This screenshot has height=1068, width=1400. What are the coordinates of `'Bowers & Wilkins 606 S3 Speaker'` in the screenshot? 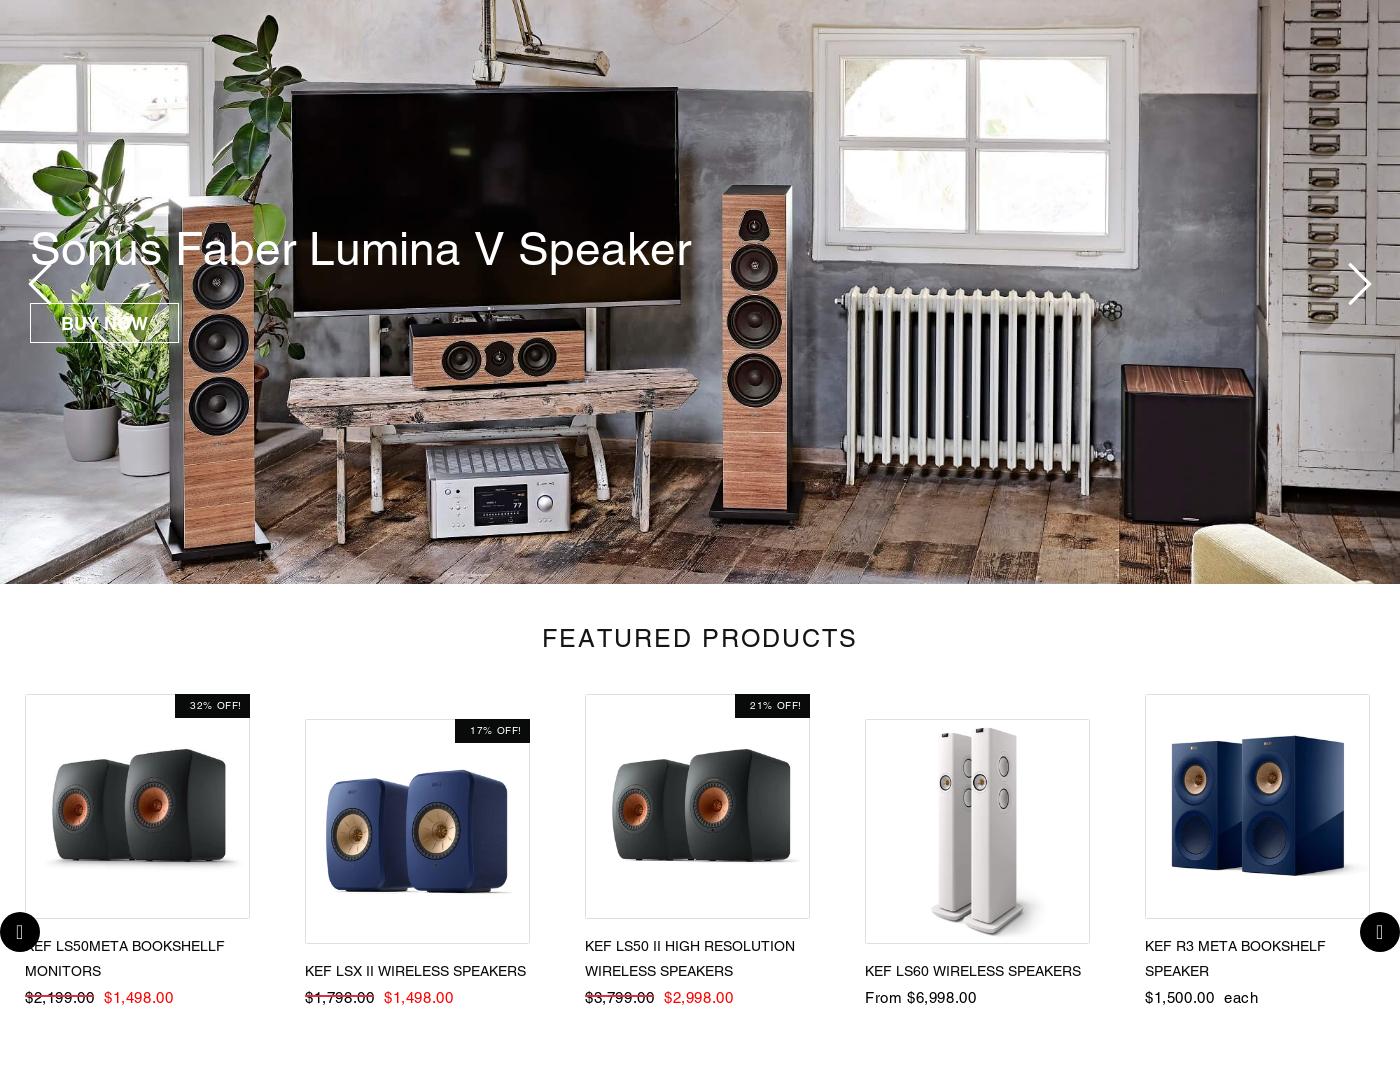 It's located at (378, 248).